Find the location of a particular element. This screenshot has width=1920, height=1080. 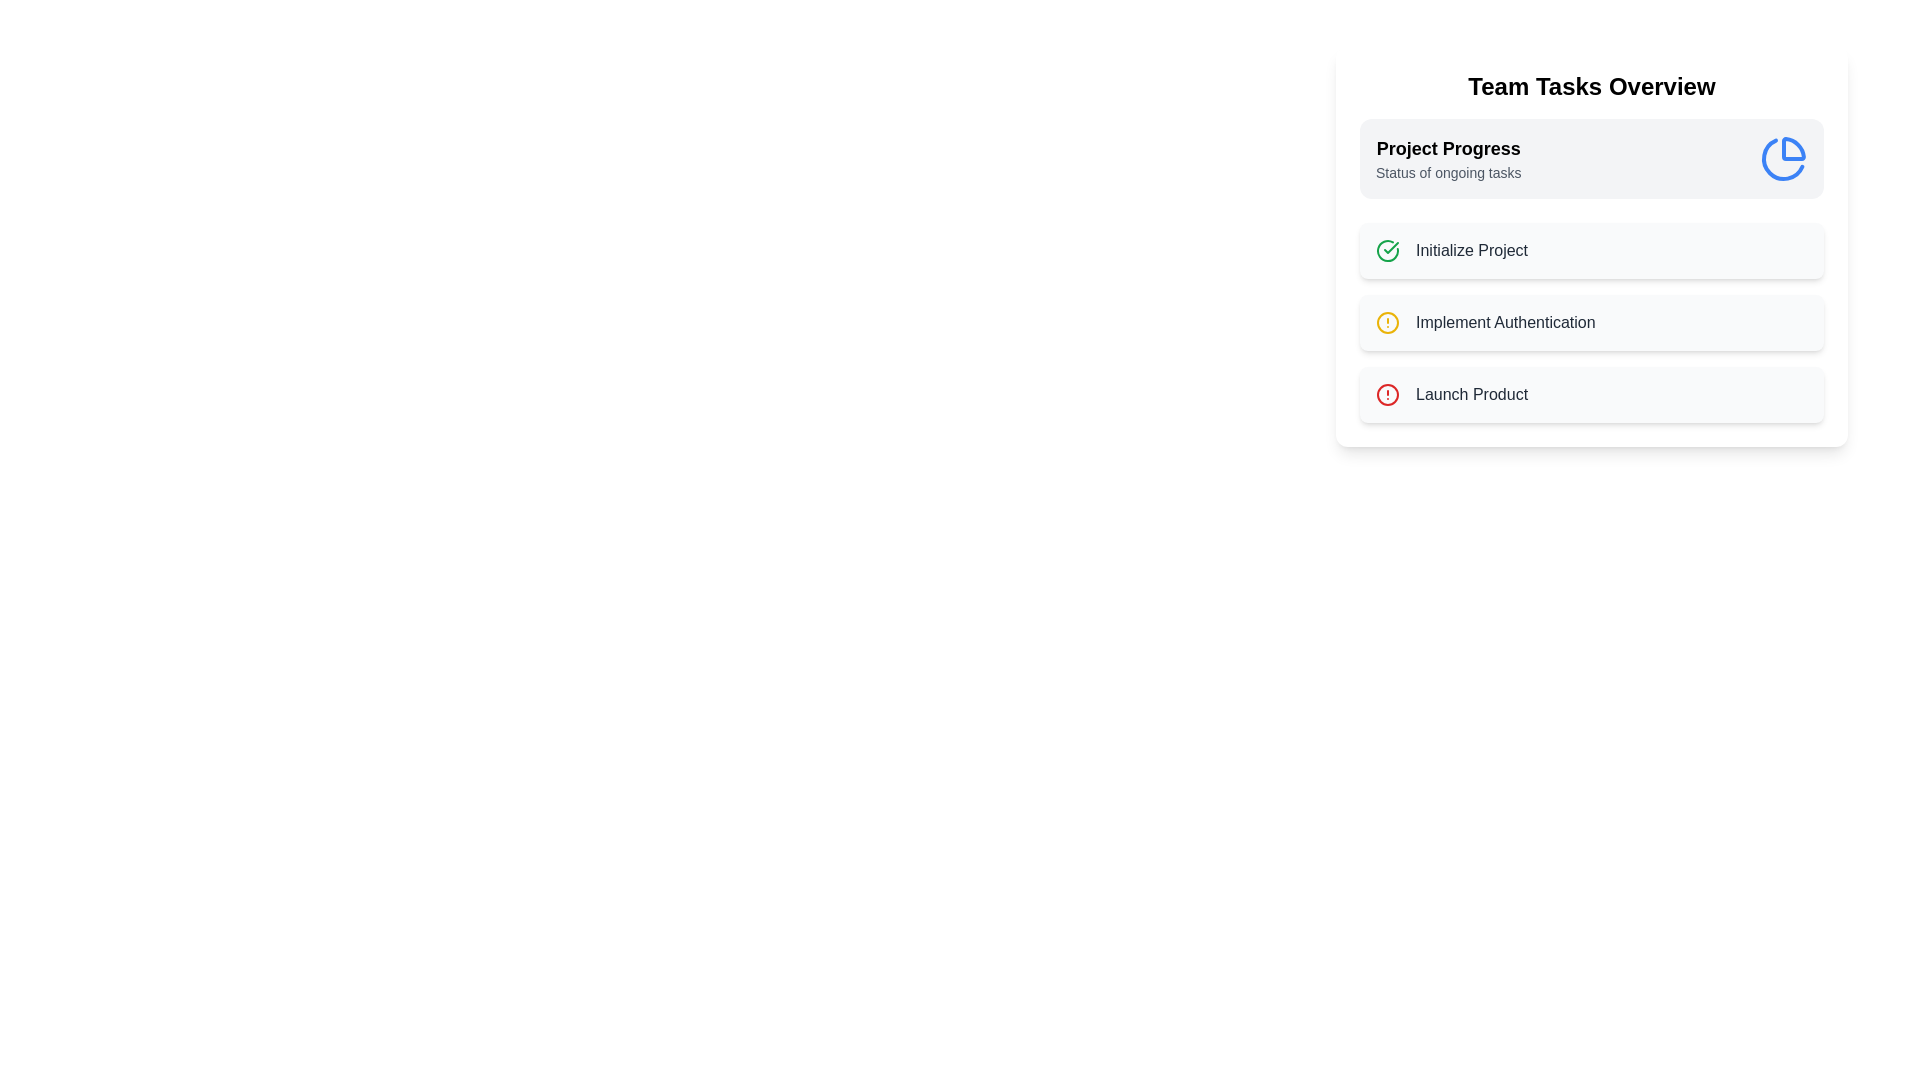

the icon corresponding to Launch Product to view its tooltip is located at coordinates (1386, 394).